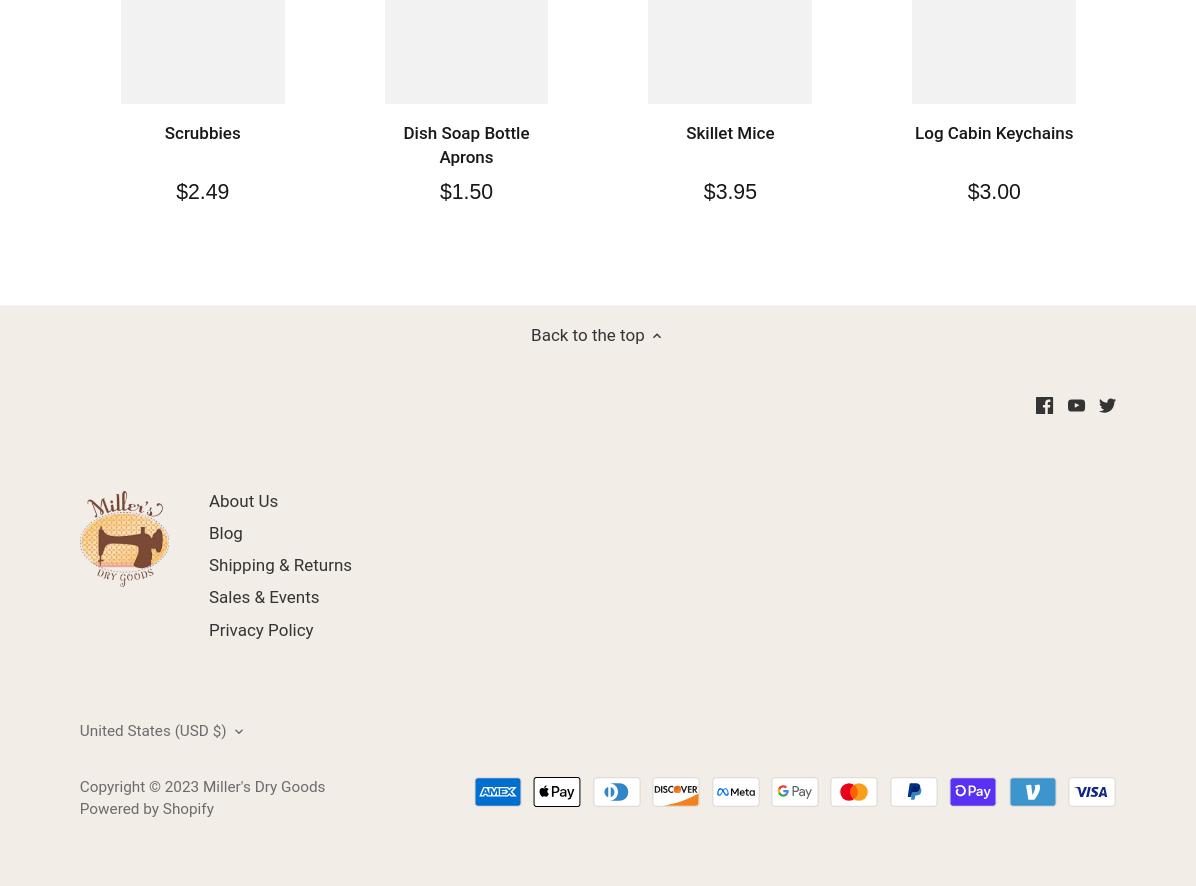 This screenshot has width=1196, height=886. Describe the element at coordinates (145, 808) in the screenshot. I see `'Powered by Shopify'` at that location.